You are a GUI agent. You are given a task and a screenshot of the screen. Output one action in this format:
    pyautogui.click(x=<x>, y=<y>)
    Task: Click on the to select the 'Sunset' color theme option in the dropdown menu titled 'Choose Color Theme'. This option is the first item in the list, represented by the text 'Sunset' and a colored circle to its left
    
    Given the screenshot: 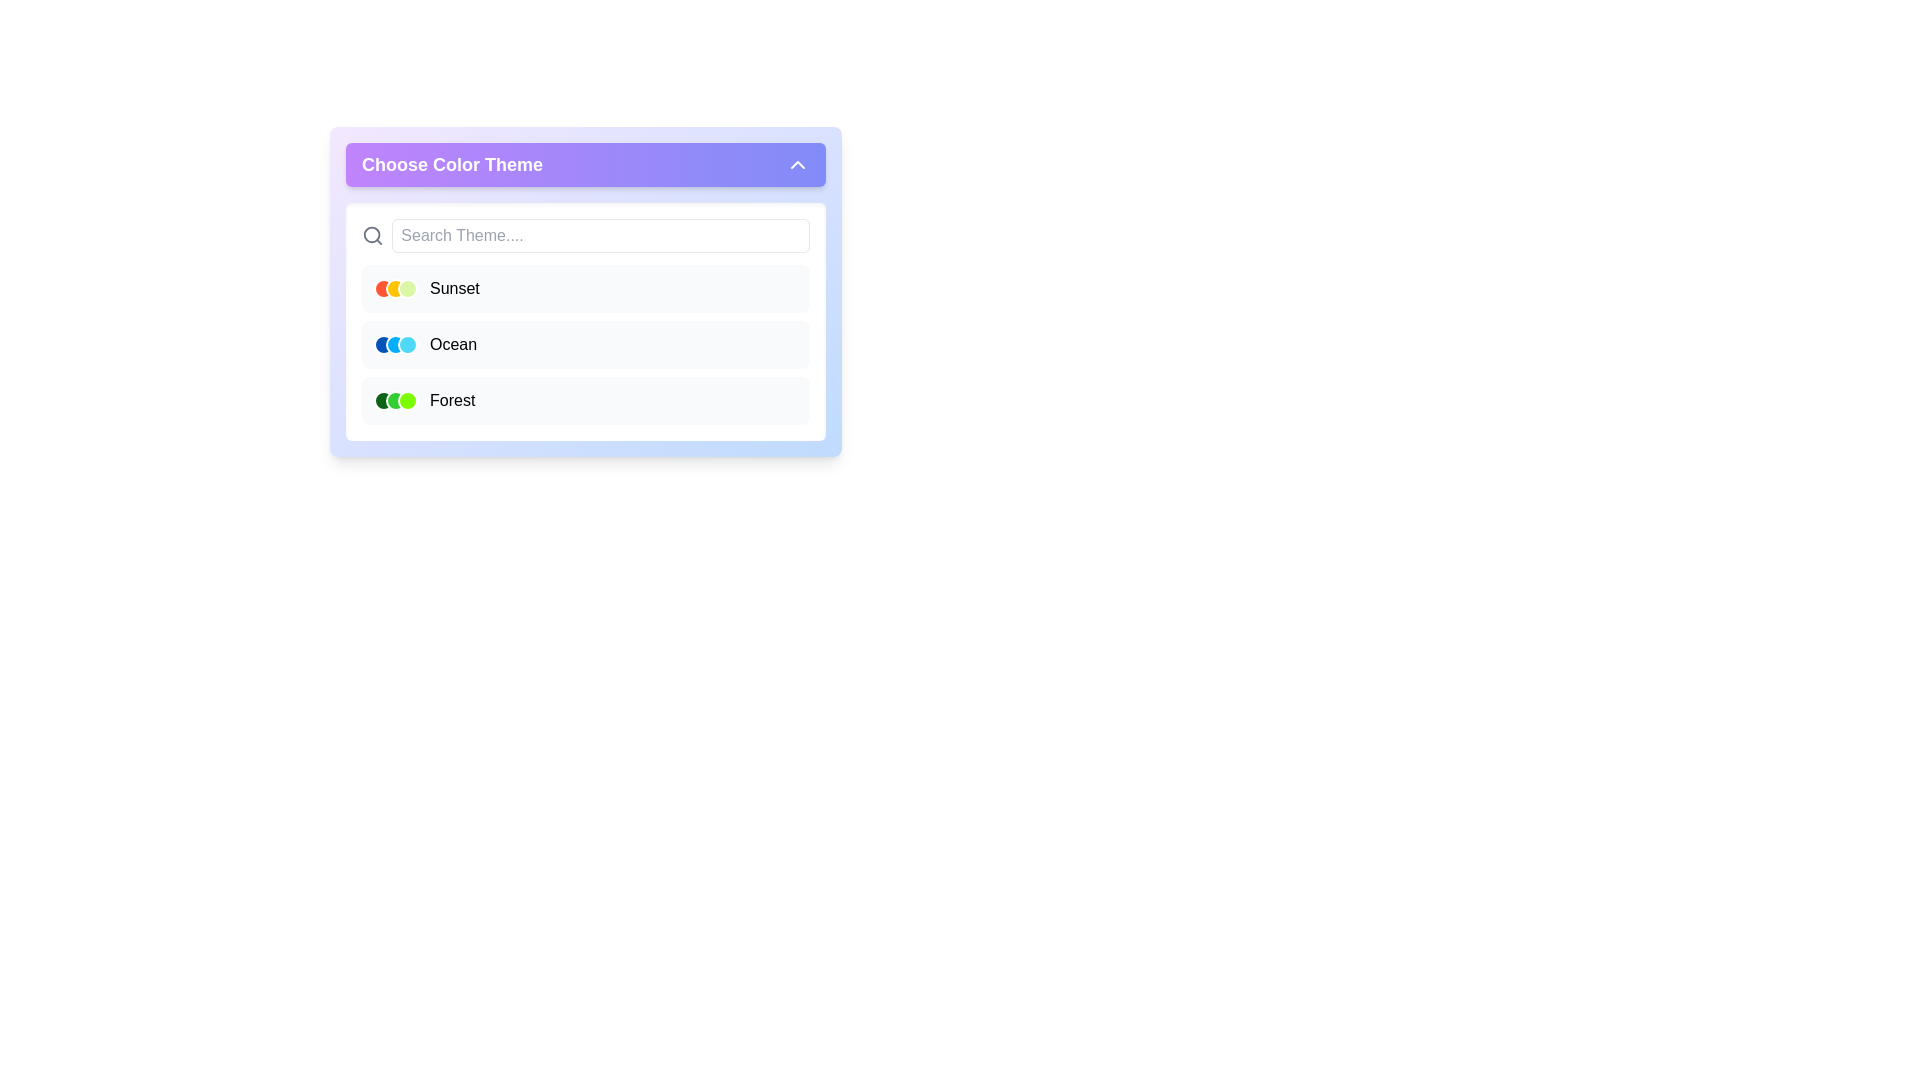 What is the action you would take?
    pyautogui.click(x=425, y=289)
    